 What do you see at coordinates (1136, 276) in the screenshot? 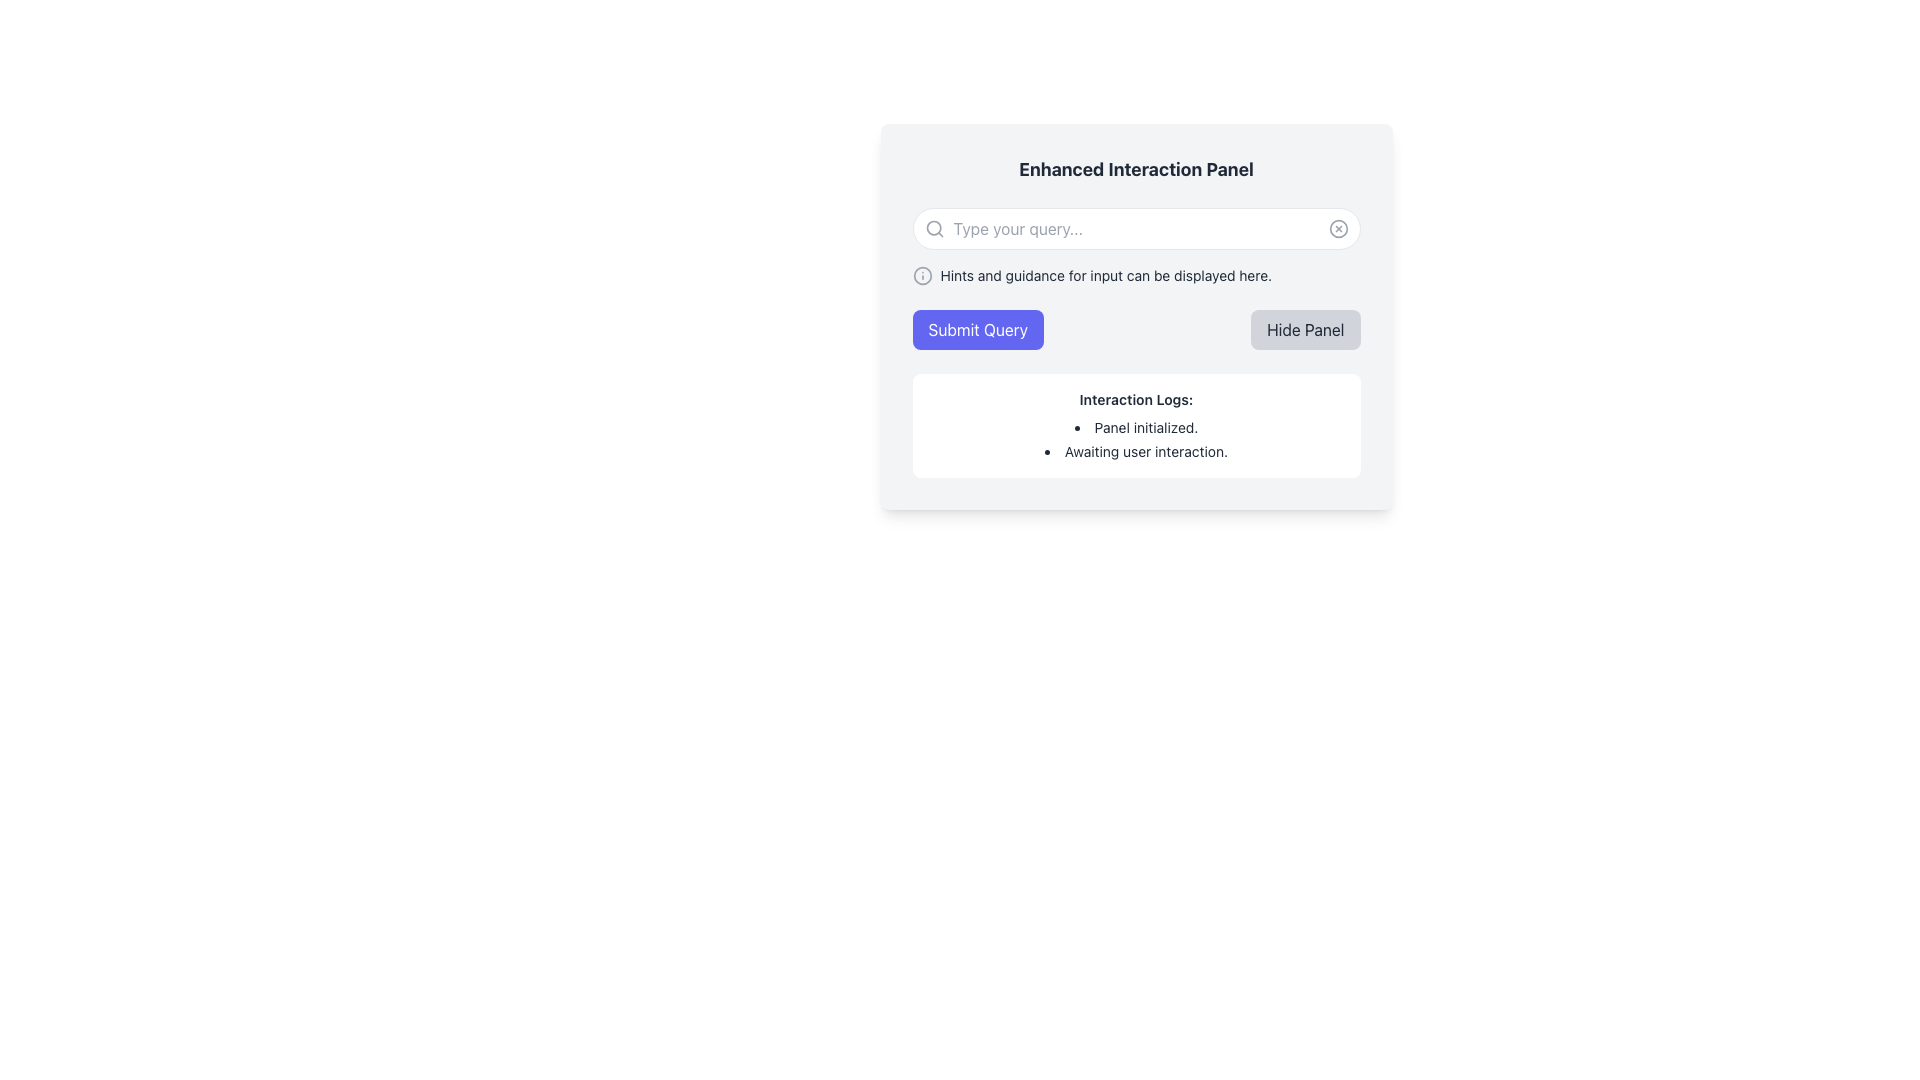
I see `the text description element displaying a concise paragraph with an information icon, located in the user query section of the Enhanced Interaction Panel below the input field` at bounding box center [1136, 276].